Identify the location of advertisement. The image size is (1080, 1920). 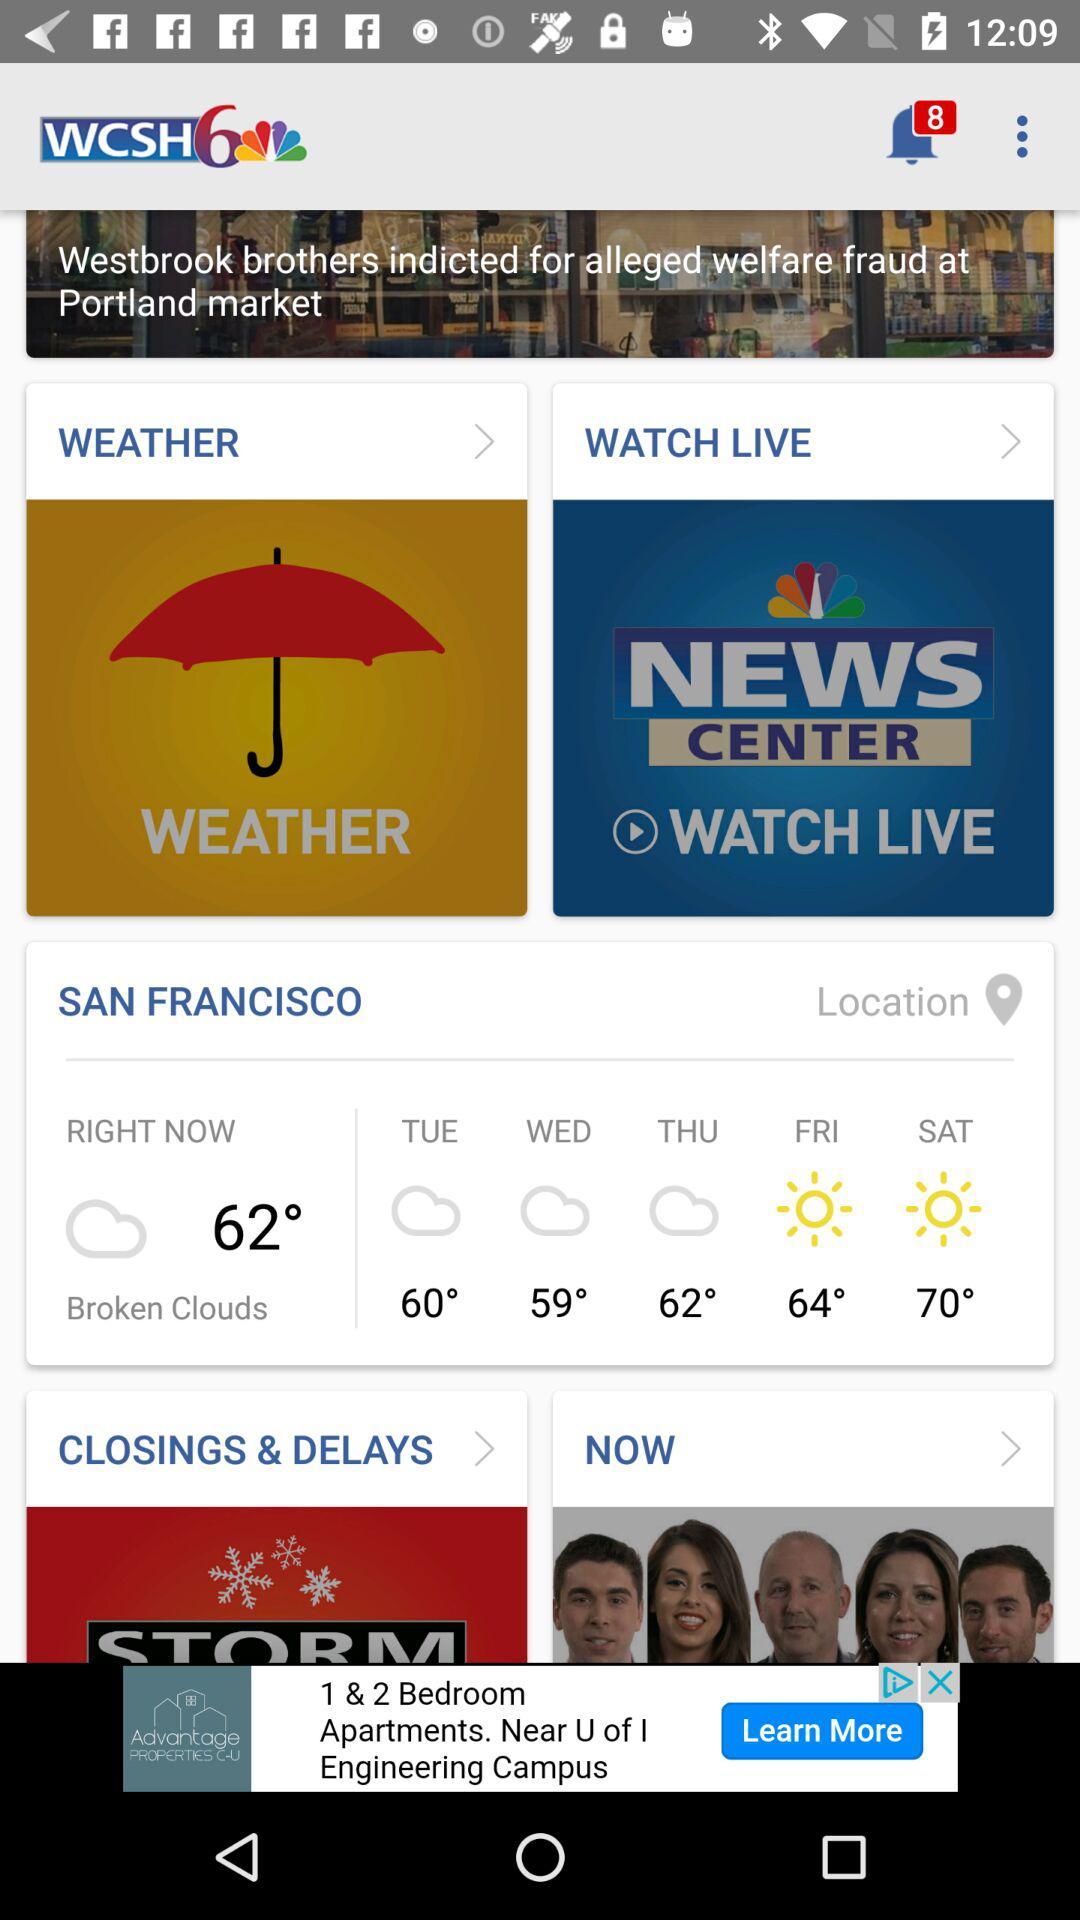
(540, 1727).